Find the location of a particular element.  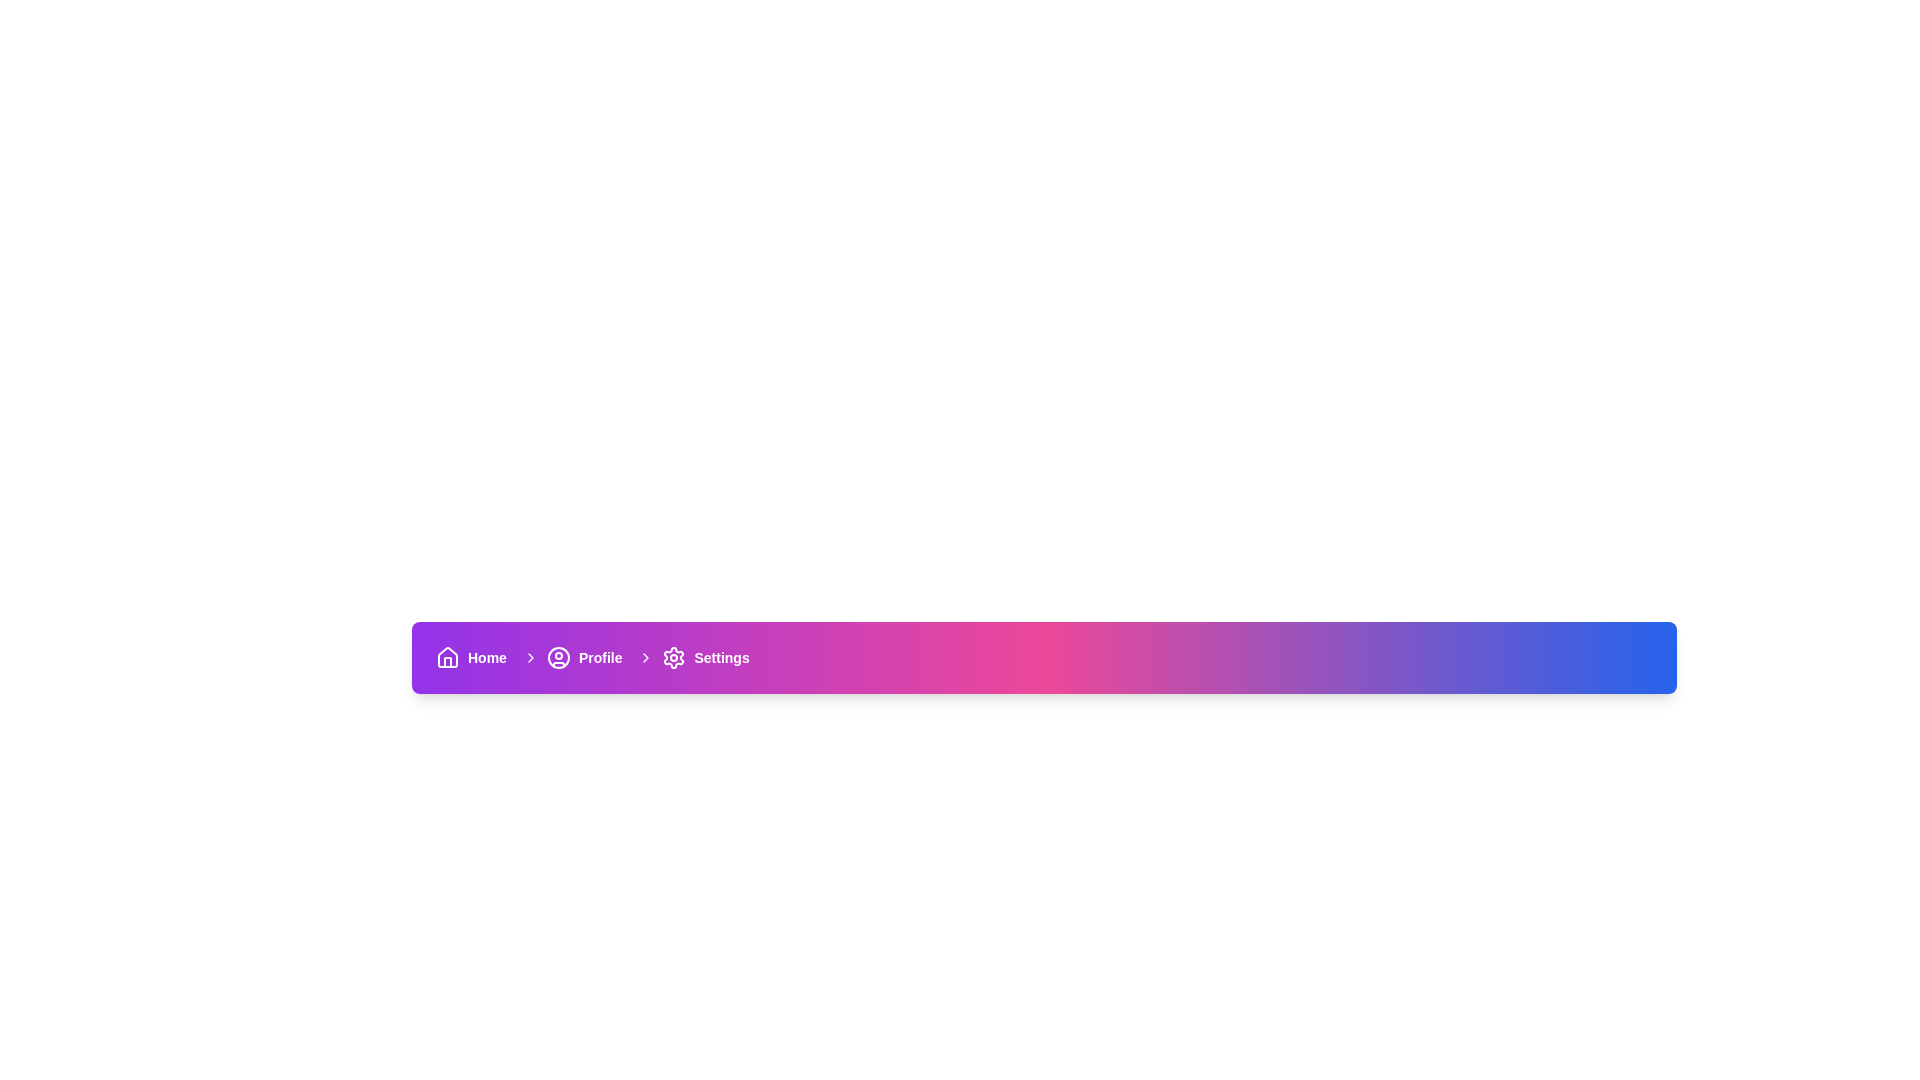

the text content of the 'Settings' label, which is styled in bold white font and located on the right side of the horizontal navigation bar, adjacent to a gear icon is located at coordinates (721, 658).